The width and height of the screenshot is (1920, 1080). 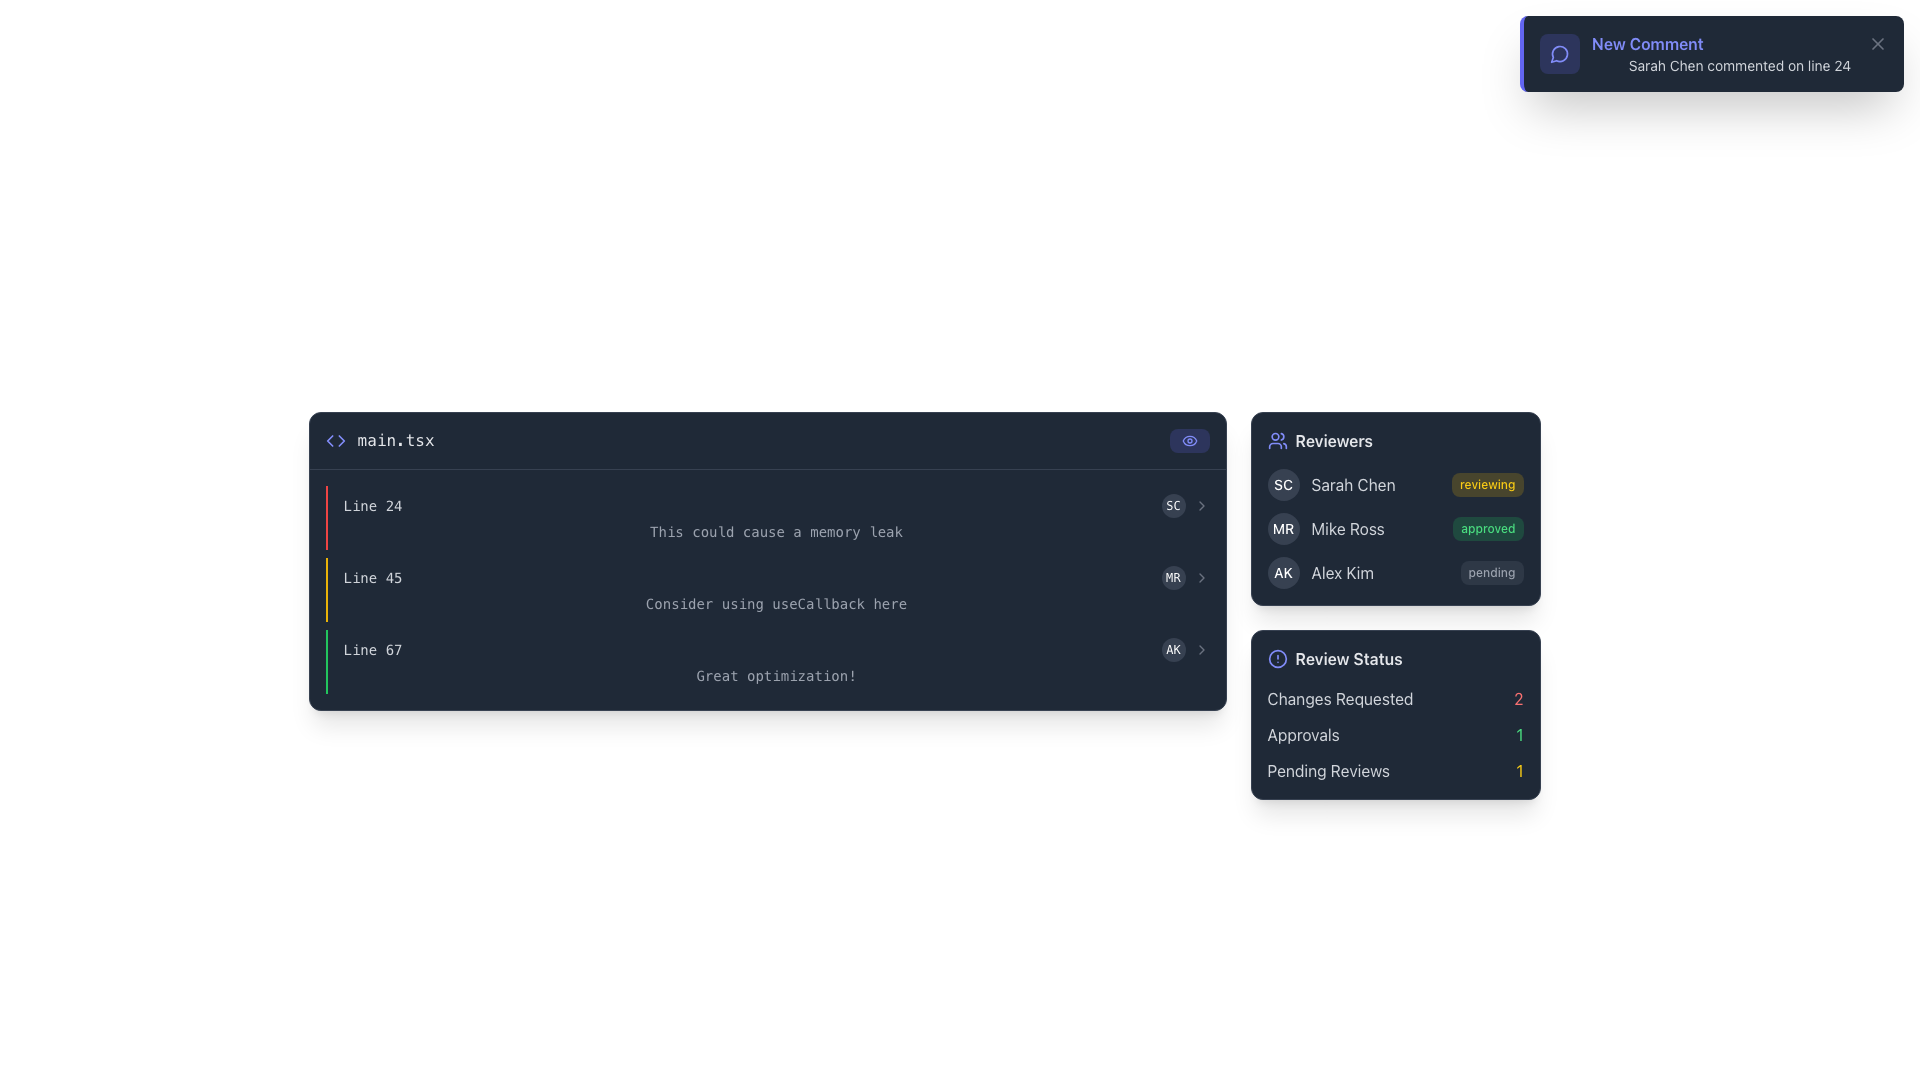 What do you see at coordinates (1492, 573) in the screenshot?
I see `the status label indicating 'pending' for the reviewer 'Alex Kim', located under the 'Reviewers' section, to the right of their name` at bounding box center [1492, 573].